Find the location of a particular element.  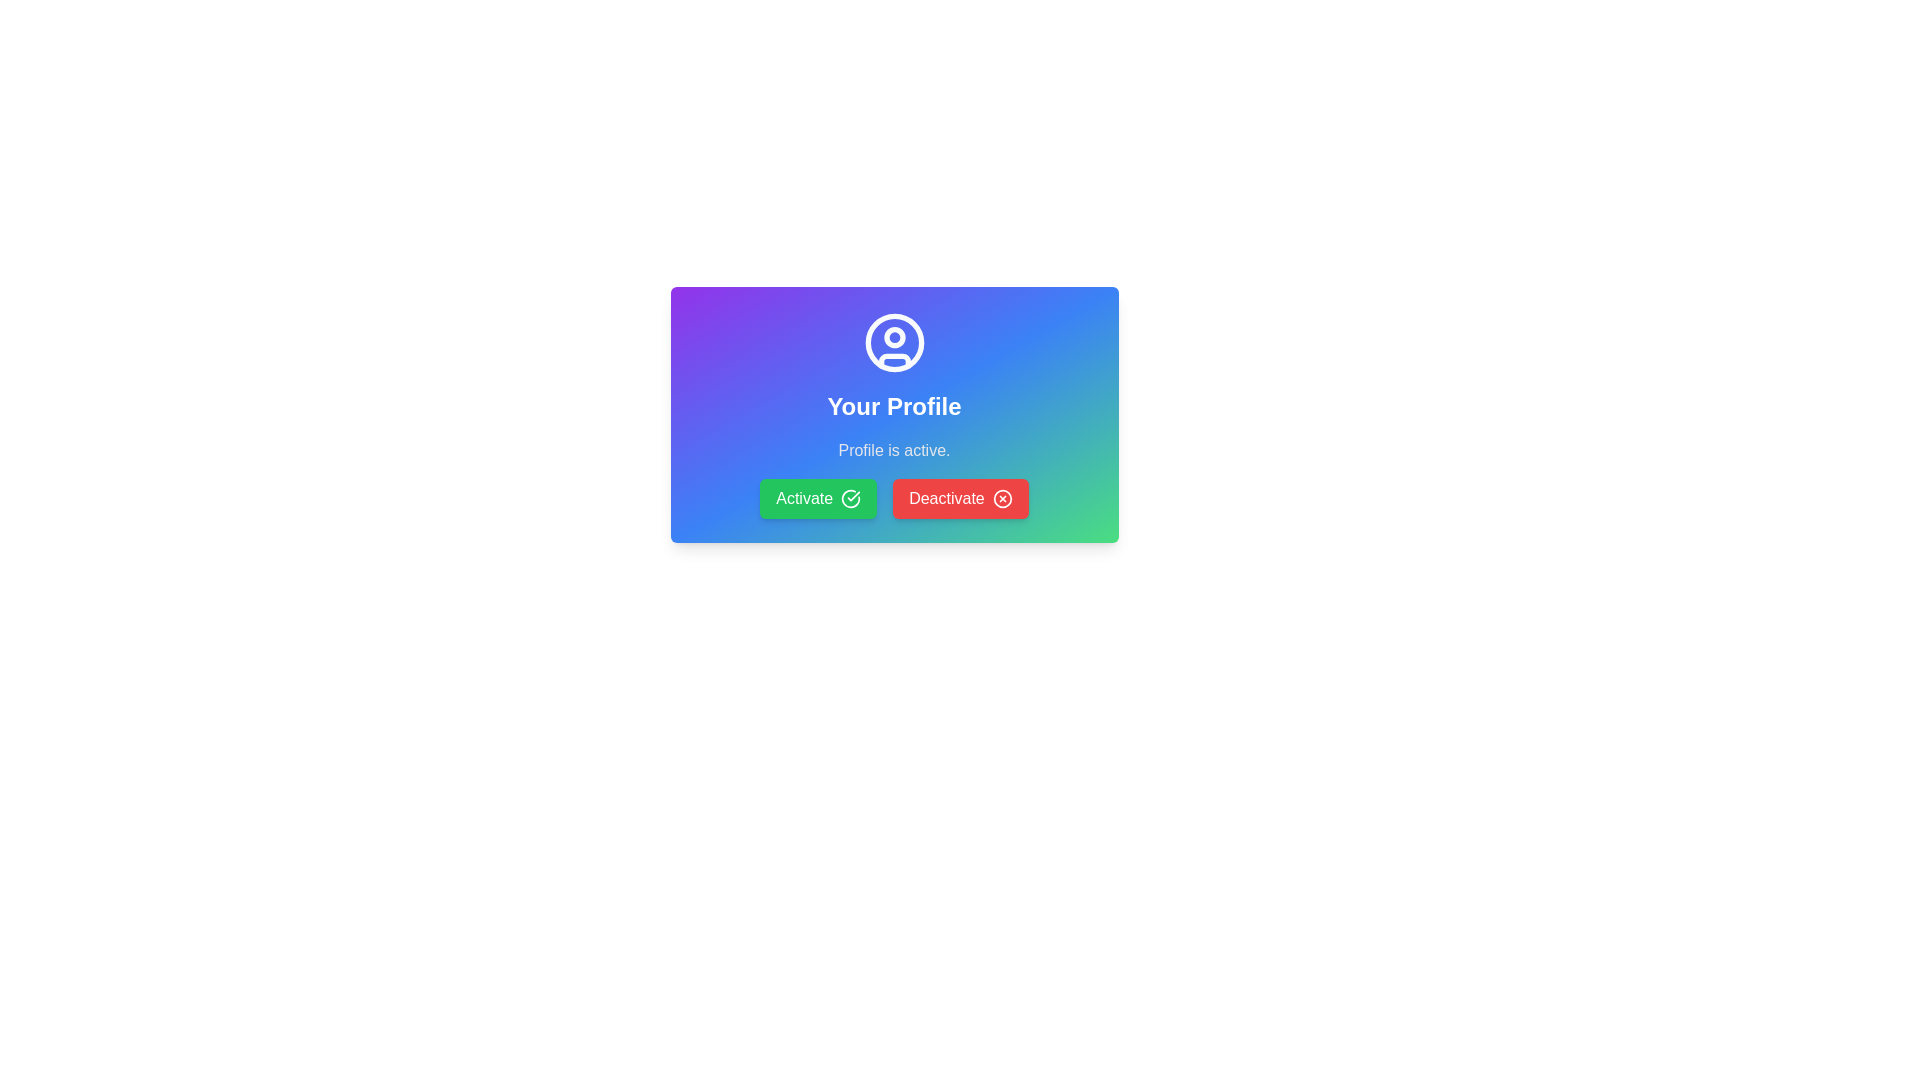

the static text element labeled 'Your Profile', which serves as a title for the user's profile information, located directly beneath the user icon is located at coordinates (893, 406).